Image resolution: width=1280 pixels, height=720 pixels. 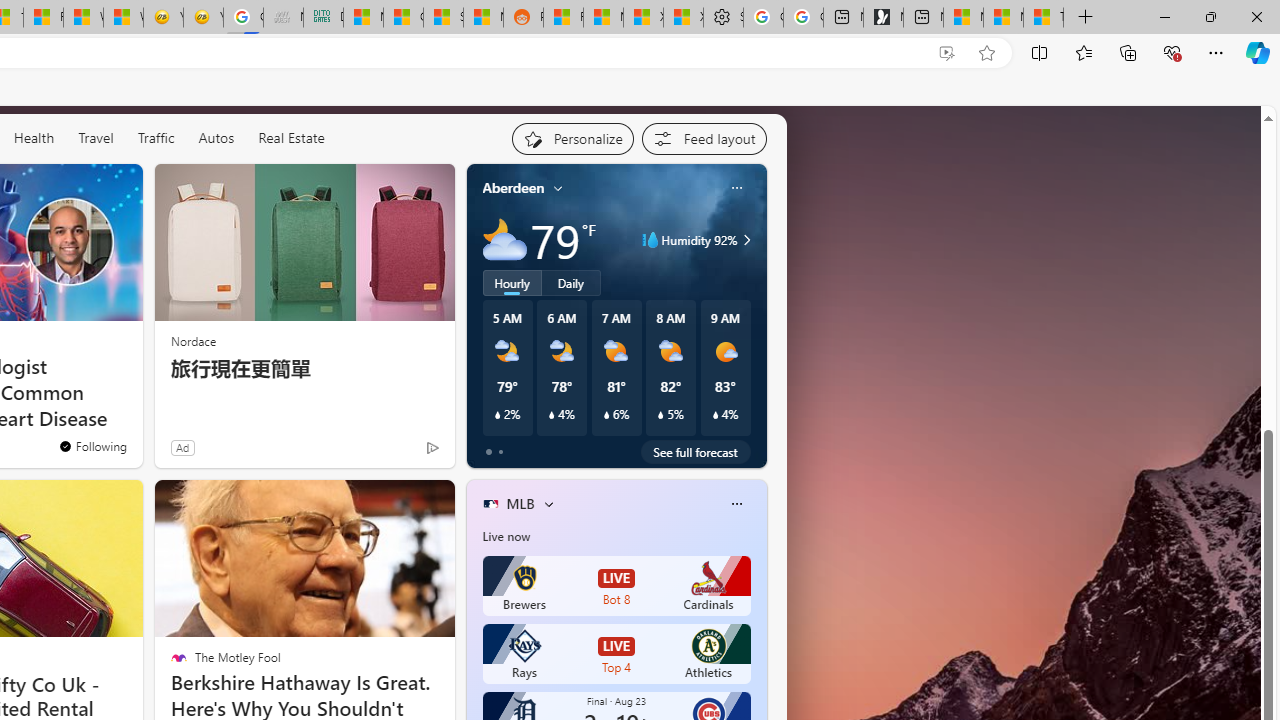 I want to click on 'Mostly cloudy', so click(x=504, y=239).